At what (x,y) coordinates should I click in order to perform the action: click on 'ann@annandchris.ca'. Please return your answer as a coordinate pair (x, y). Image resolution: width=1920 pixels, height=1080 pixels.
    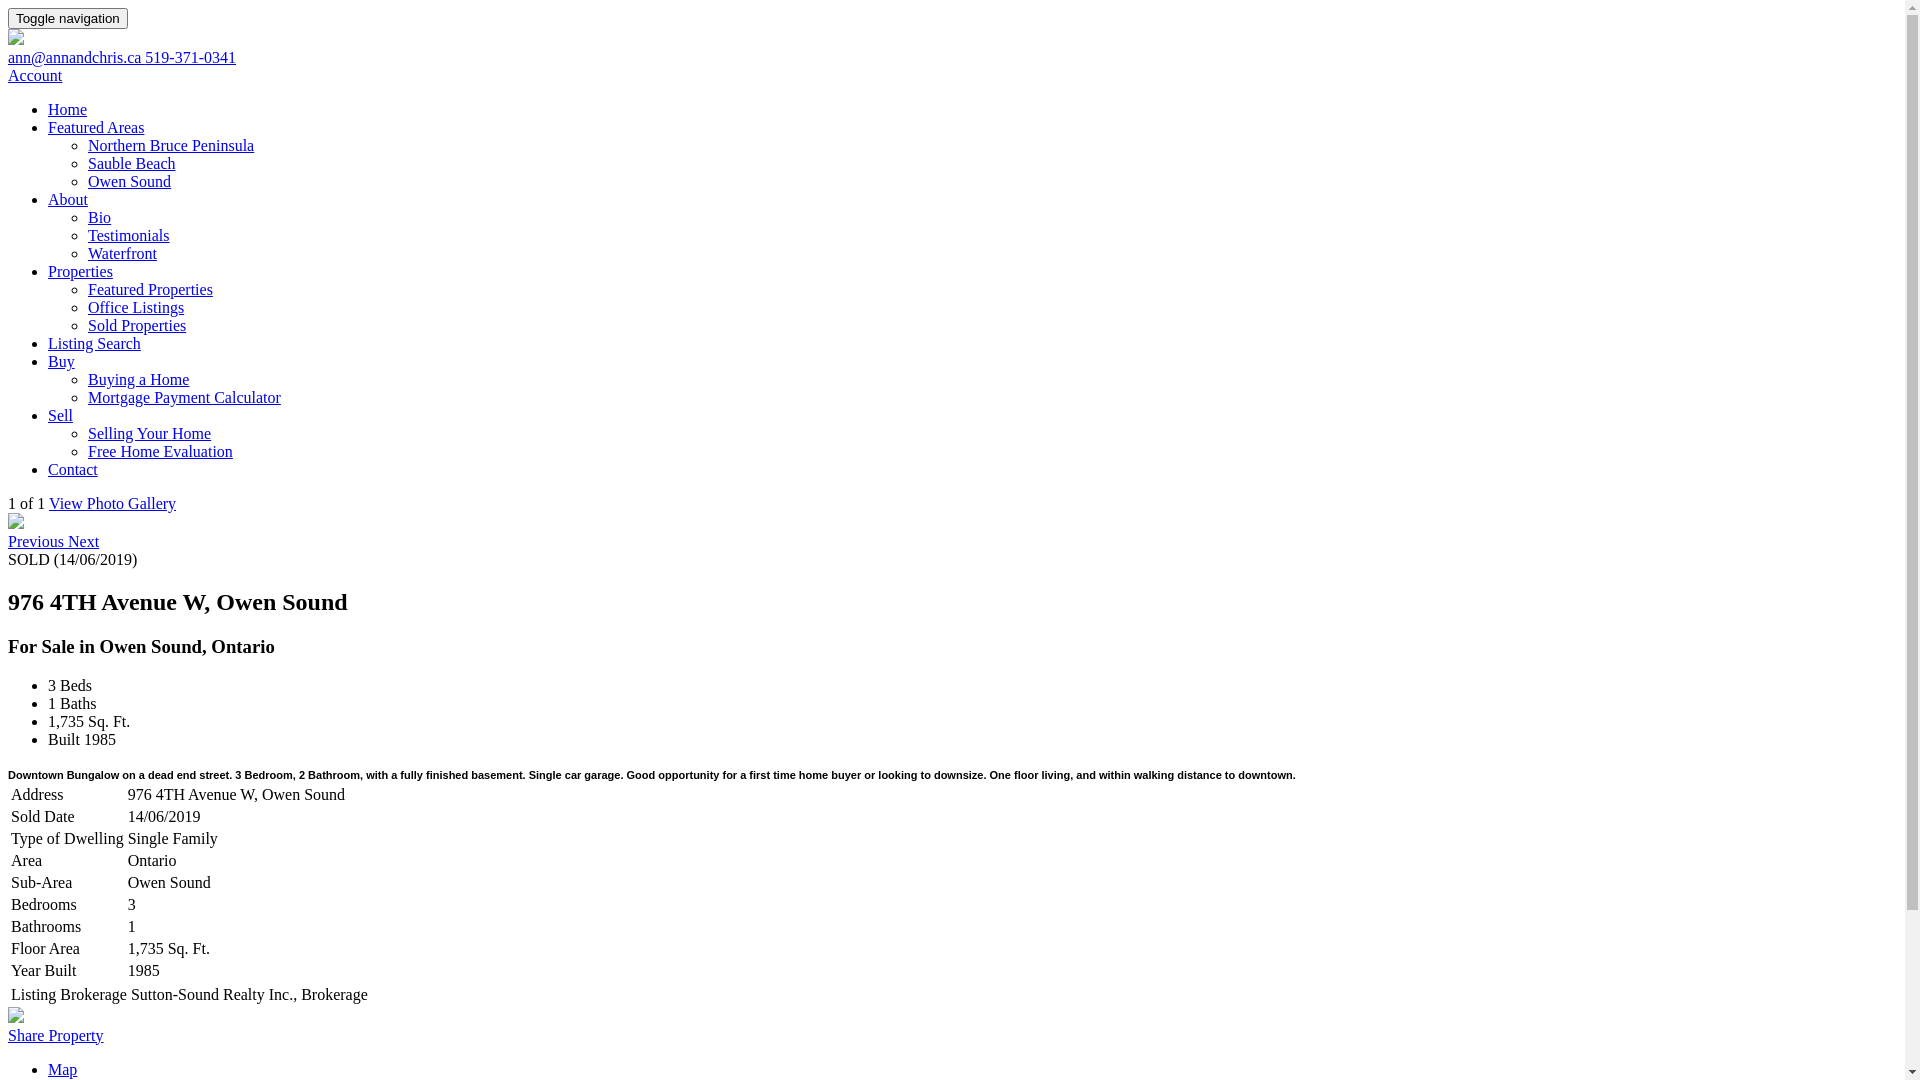
    Looking at the image, I should click on (76, 56).